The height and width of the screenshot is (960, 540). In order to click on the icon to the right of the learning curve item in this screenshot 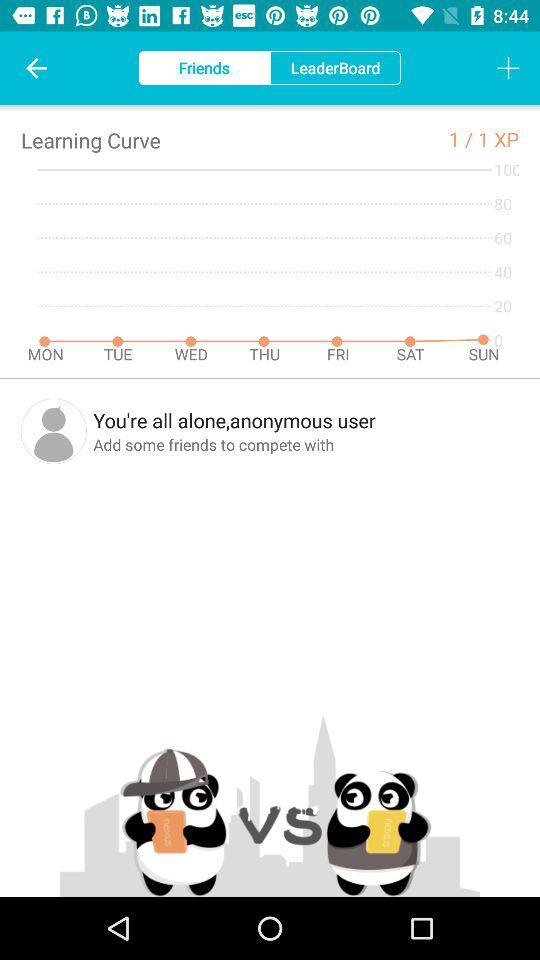, I will do `click(463, 138)`.